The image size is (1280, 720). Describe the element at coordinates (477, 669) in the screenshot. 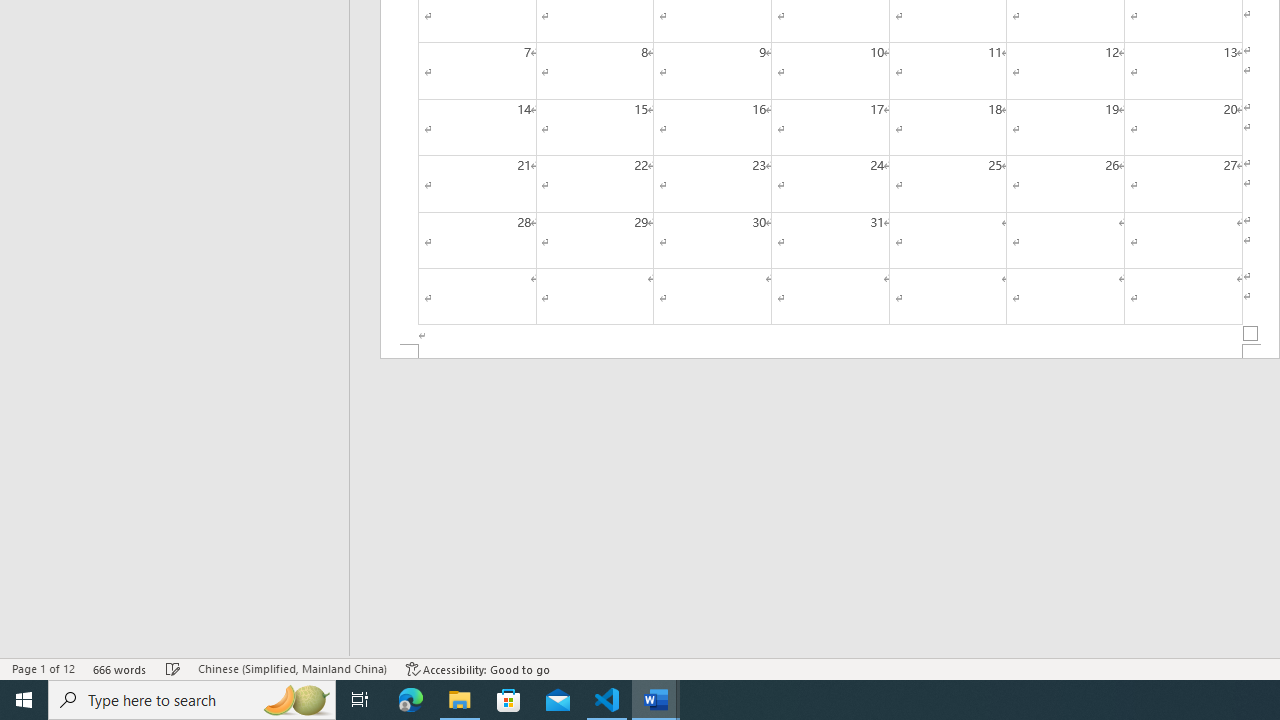

I see `'Accessibility Checker Accessibility: Good to go'` at that location.